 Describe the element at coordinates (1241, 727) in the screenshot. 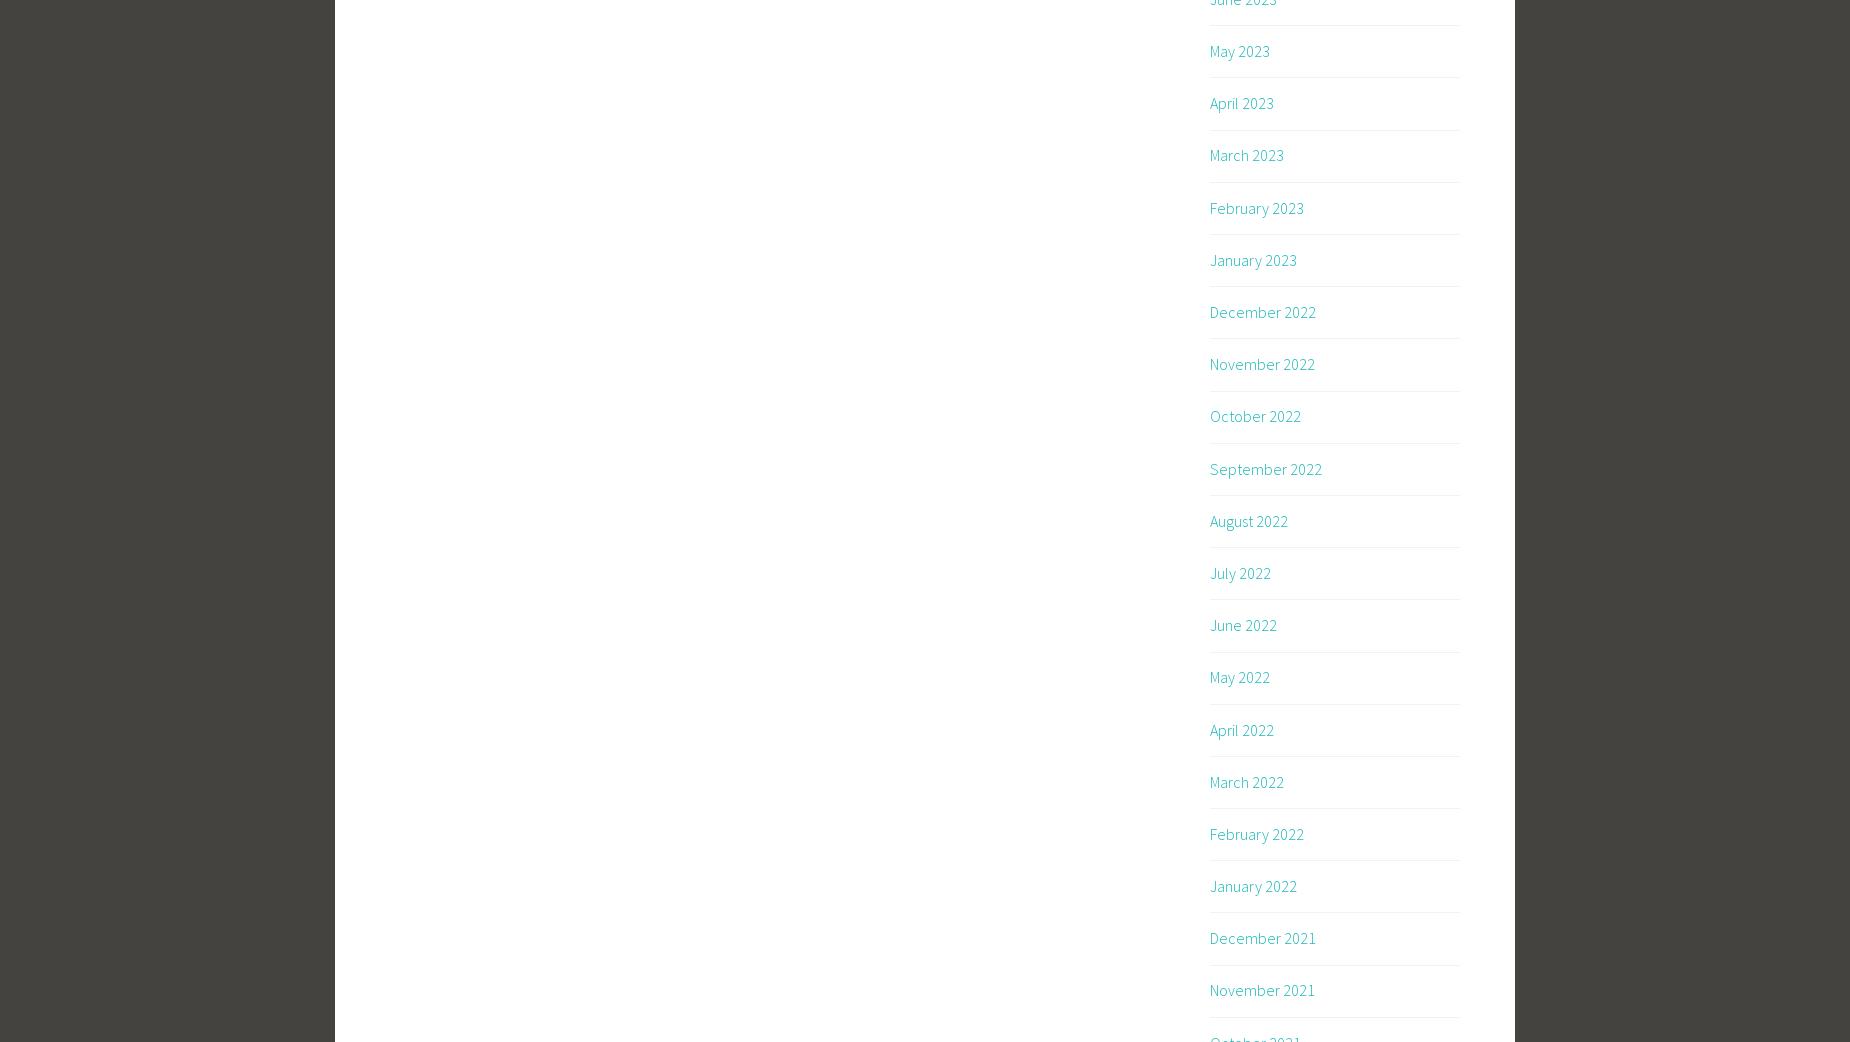

I see `'April 2022'` at that location.